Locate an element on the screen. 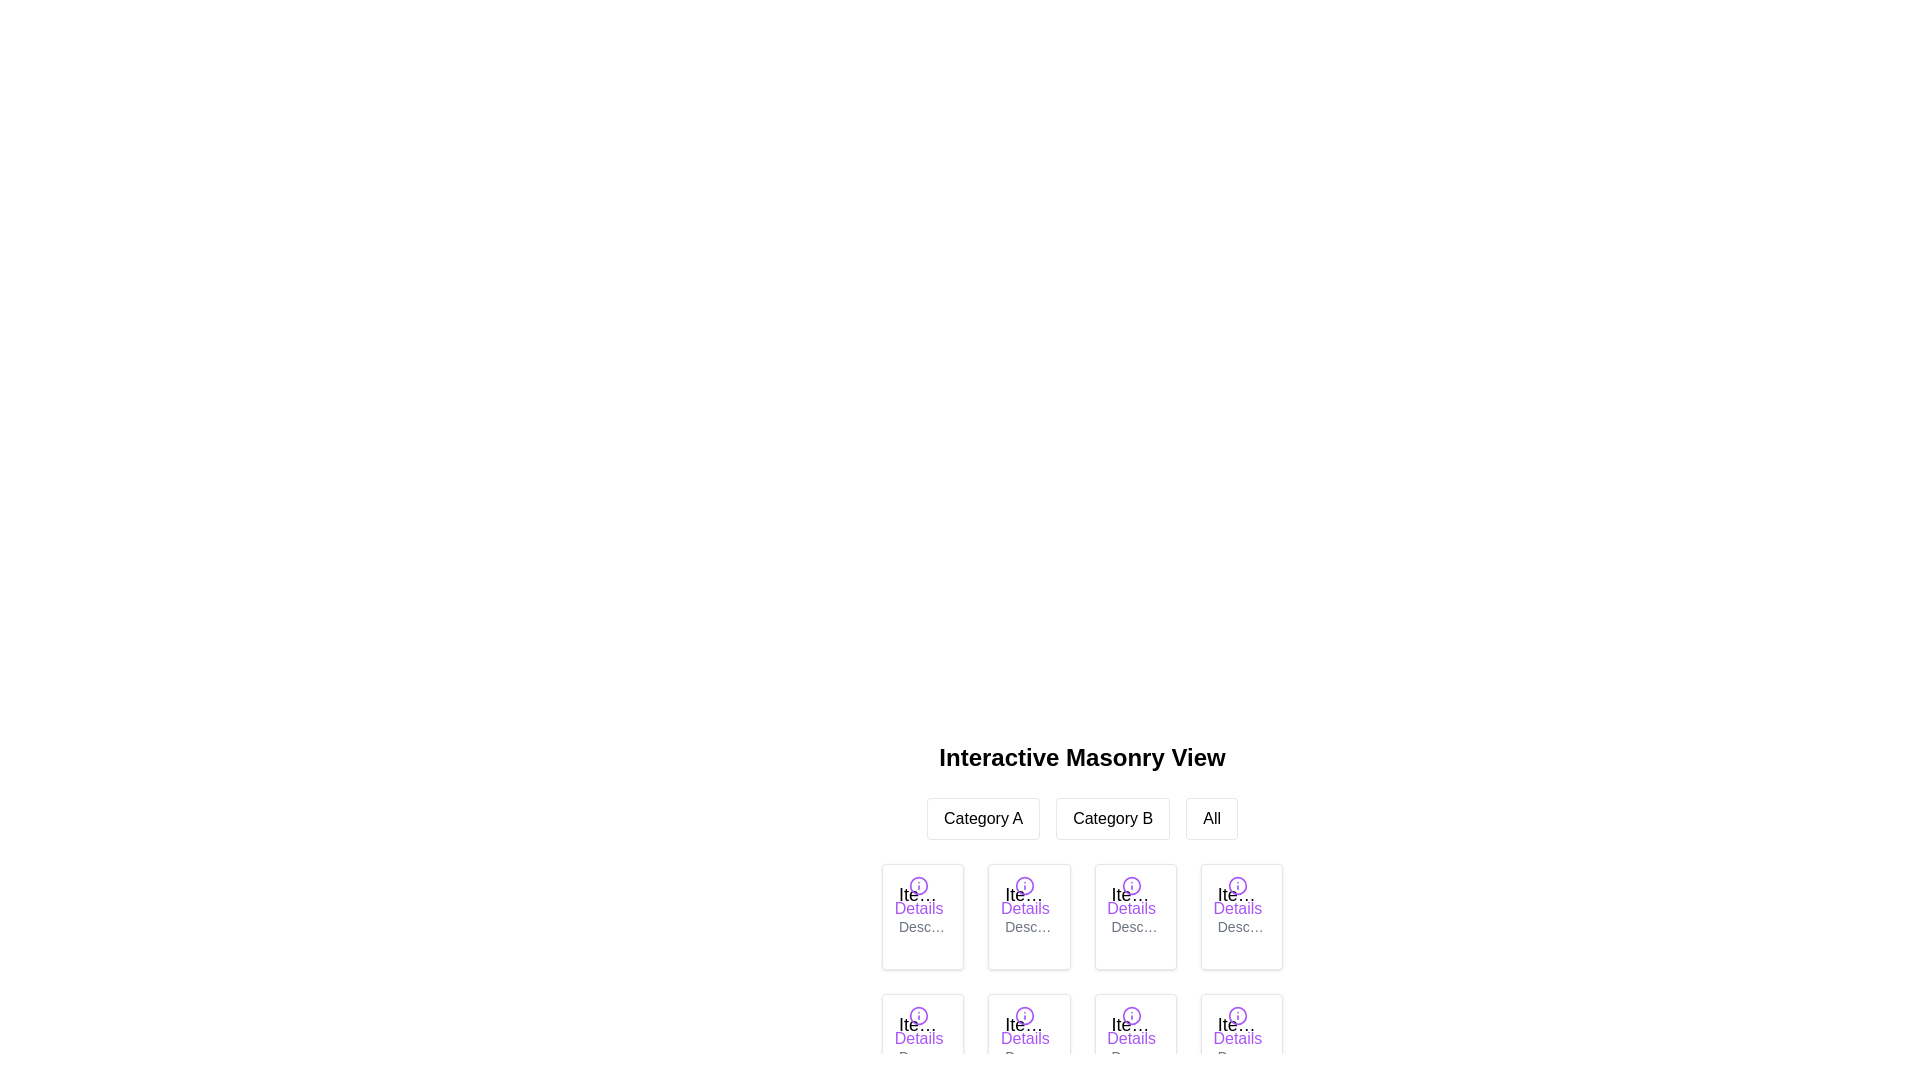  the icon within the 'Details' button of the second card in the first row of items is located at coordinates (1025, 884).